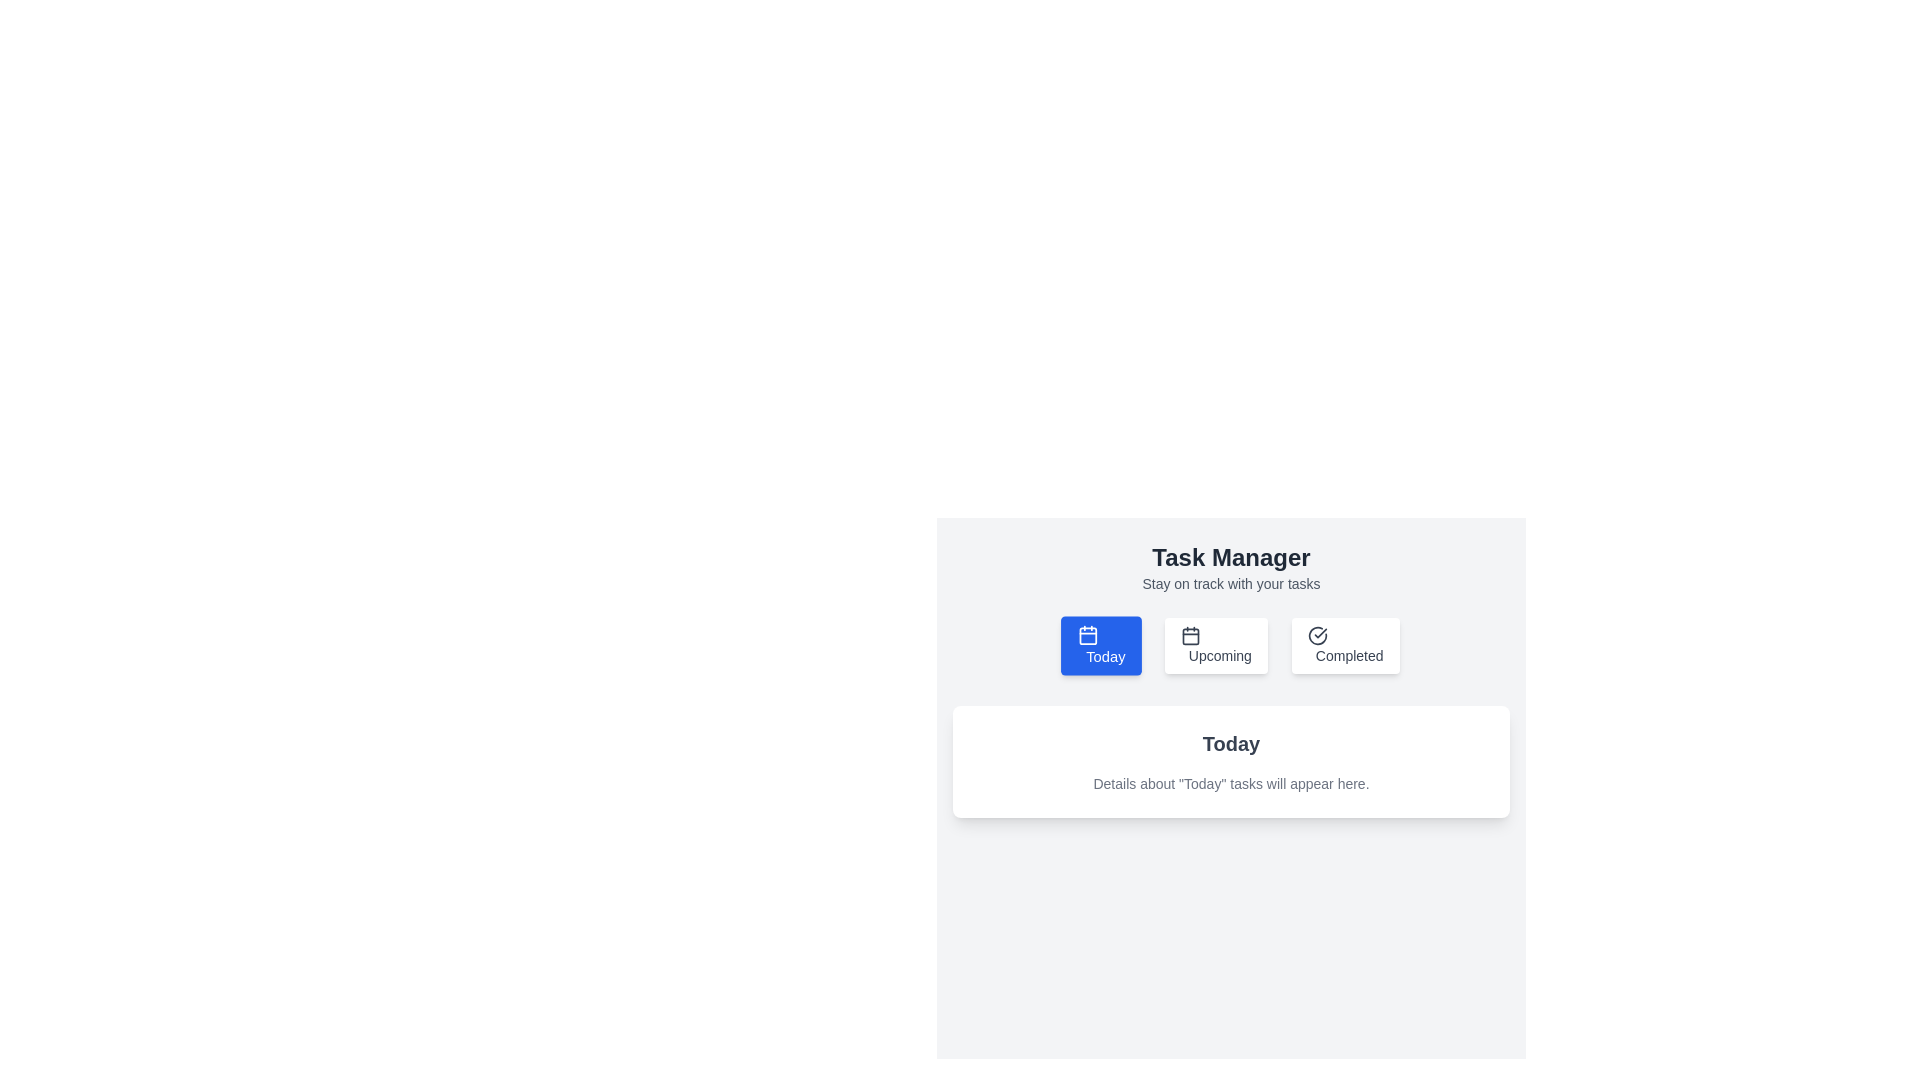  I want to click on the button labeled 'Completed' with a checkmark icon to switch the view, so click(1345, 645).